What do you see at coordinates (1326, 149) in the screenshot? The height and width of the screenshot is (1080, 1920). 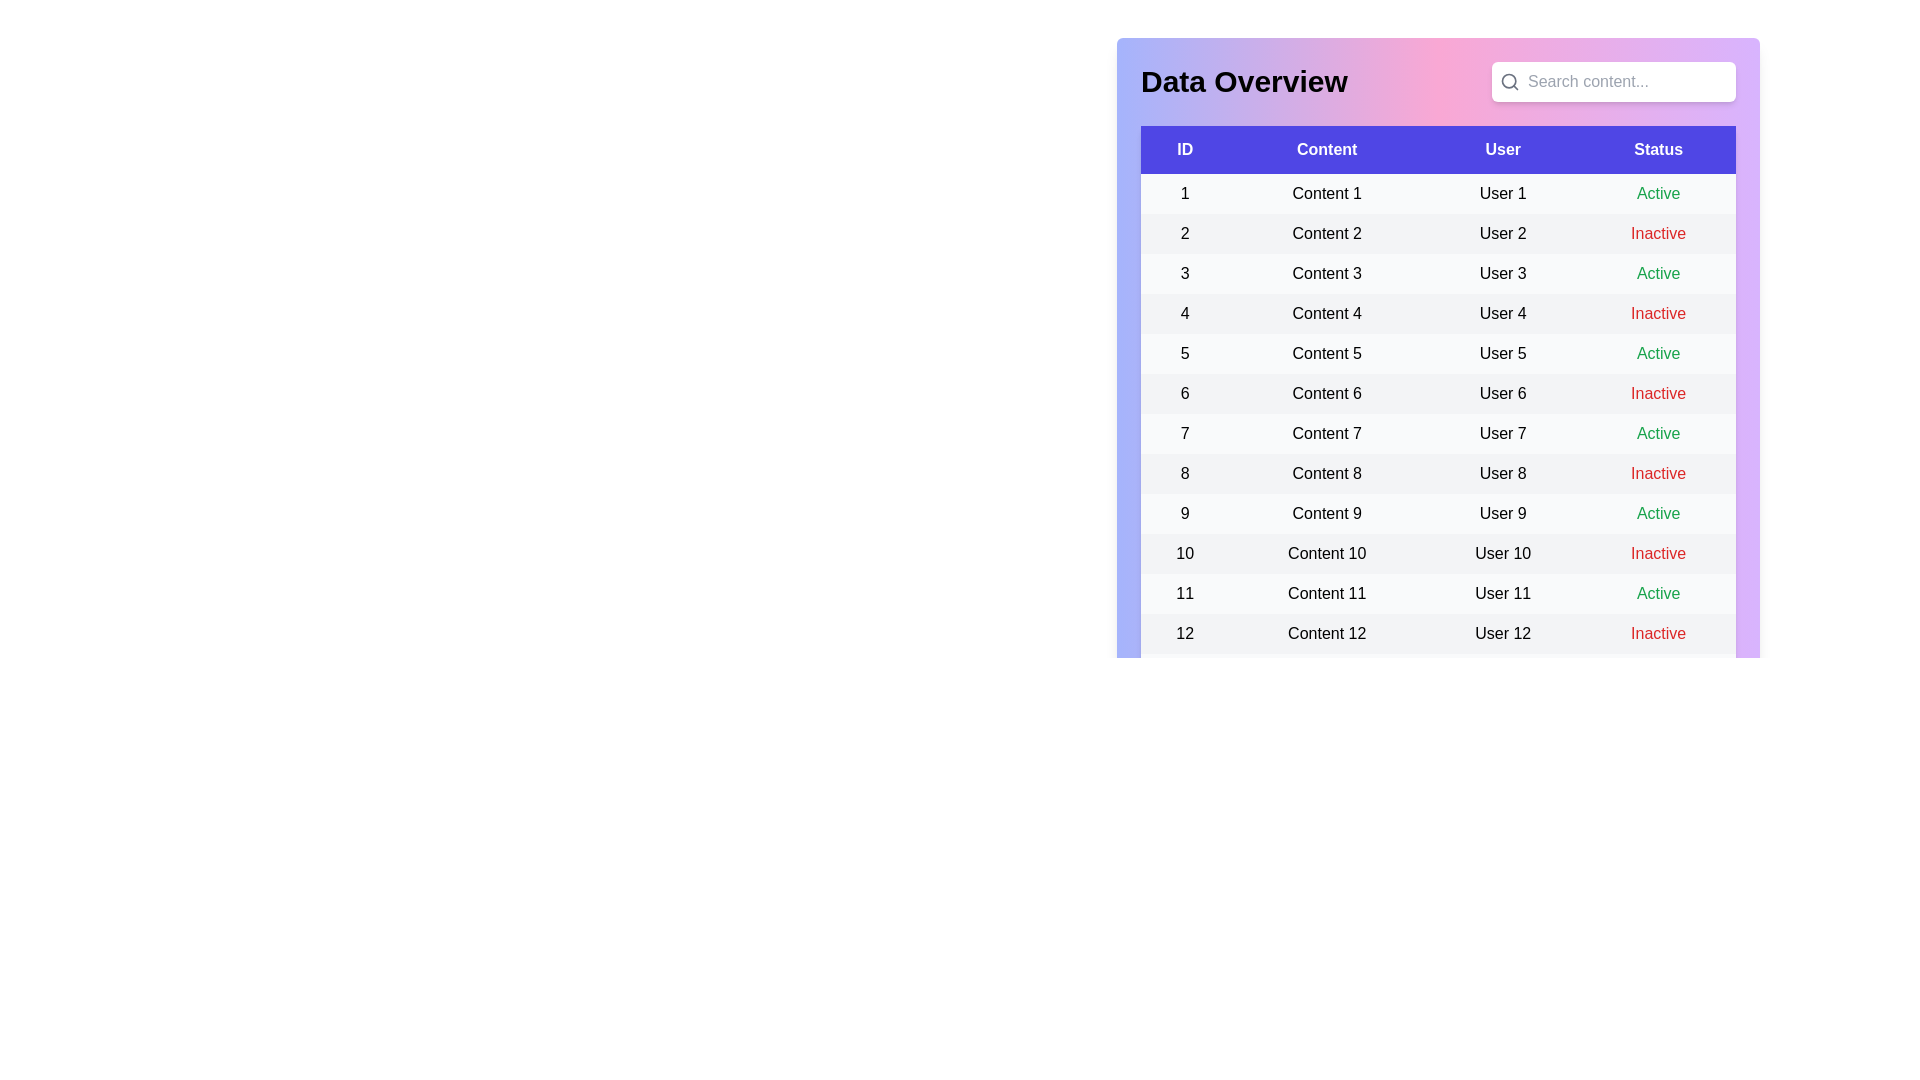 I see `the column header Content to sort the table by that column` at bounding box center [1326, 149].